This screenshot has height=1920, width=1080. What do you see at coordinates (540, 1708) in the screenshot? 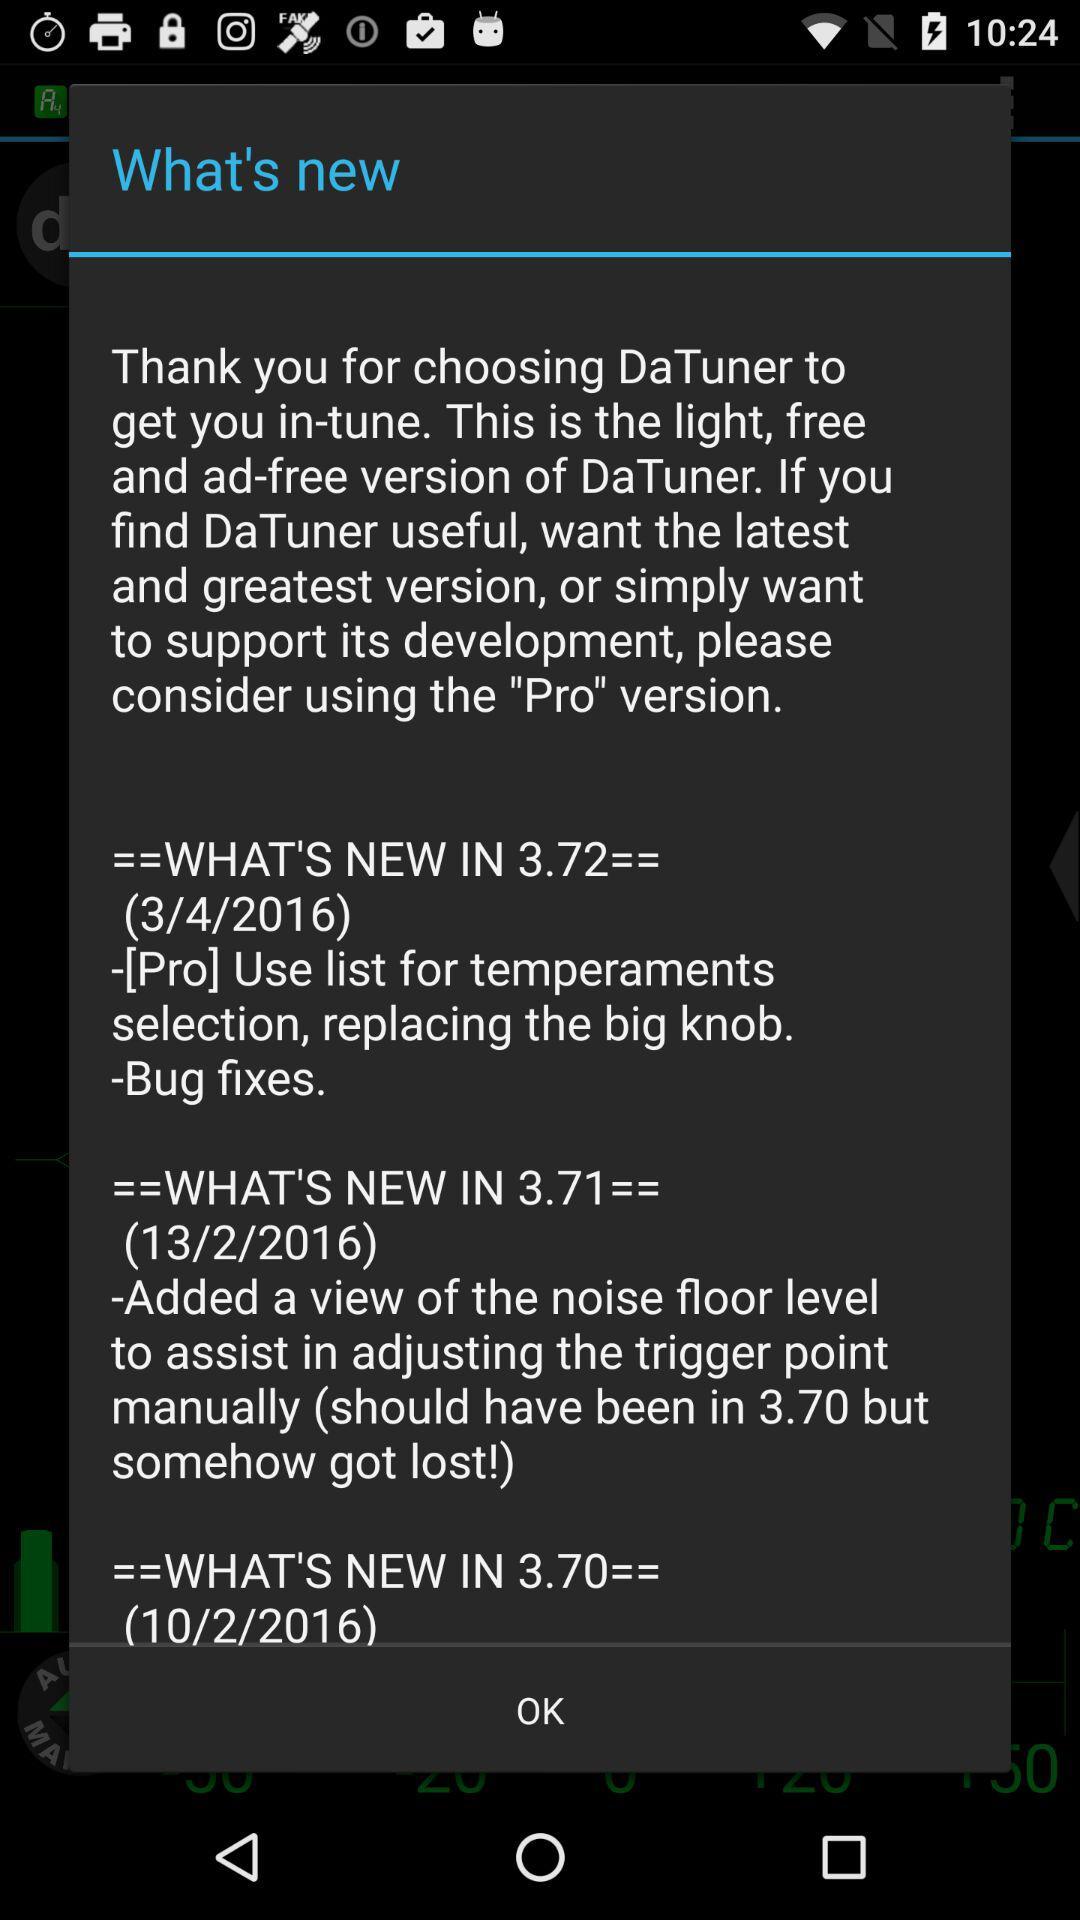
I see `ok` at bounding box center [540, 1708].